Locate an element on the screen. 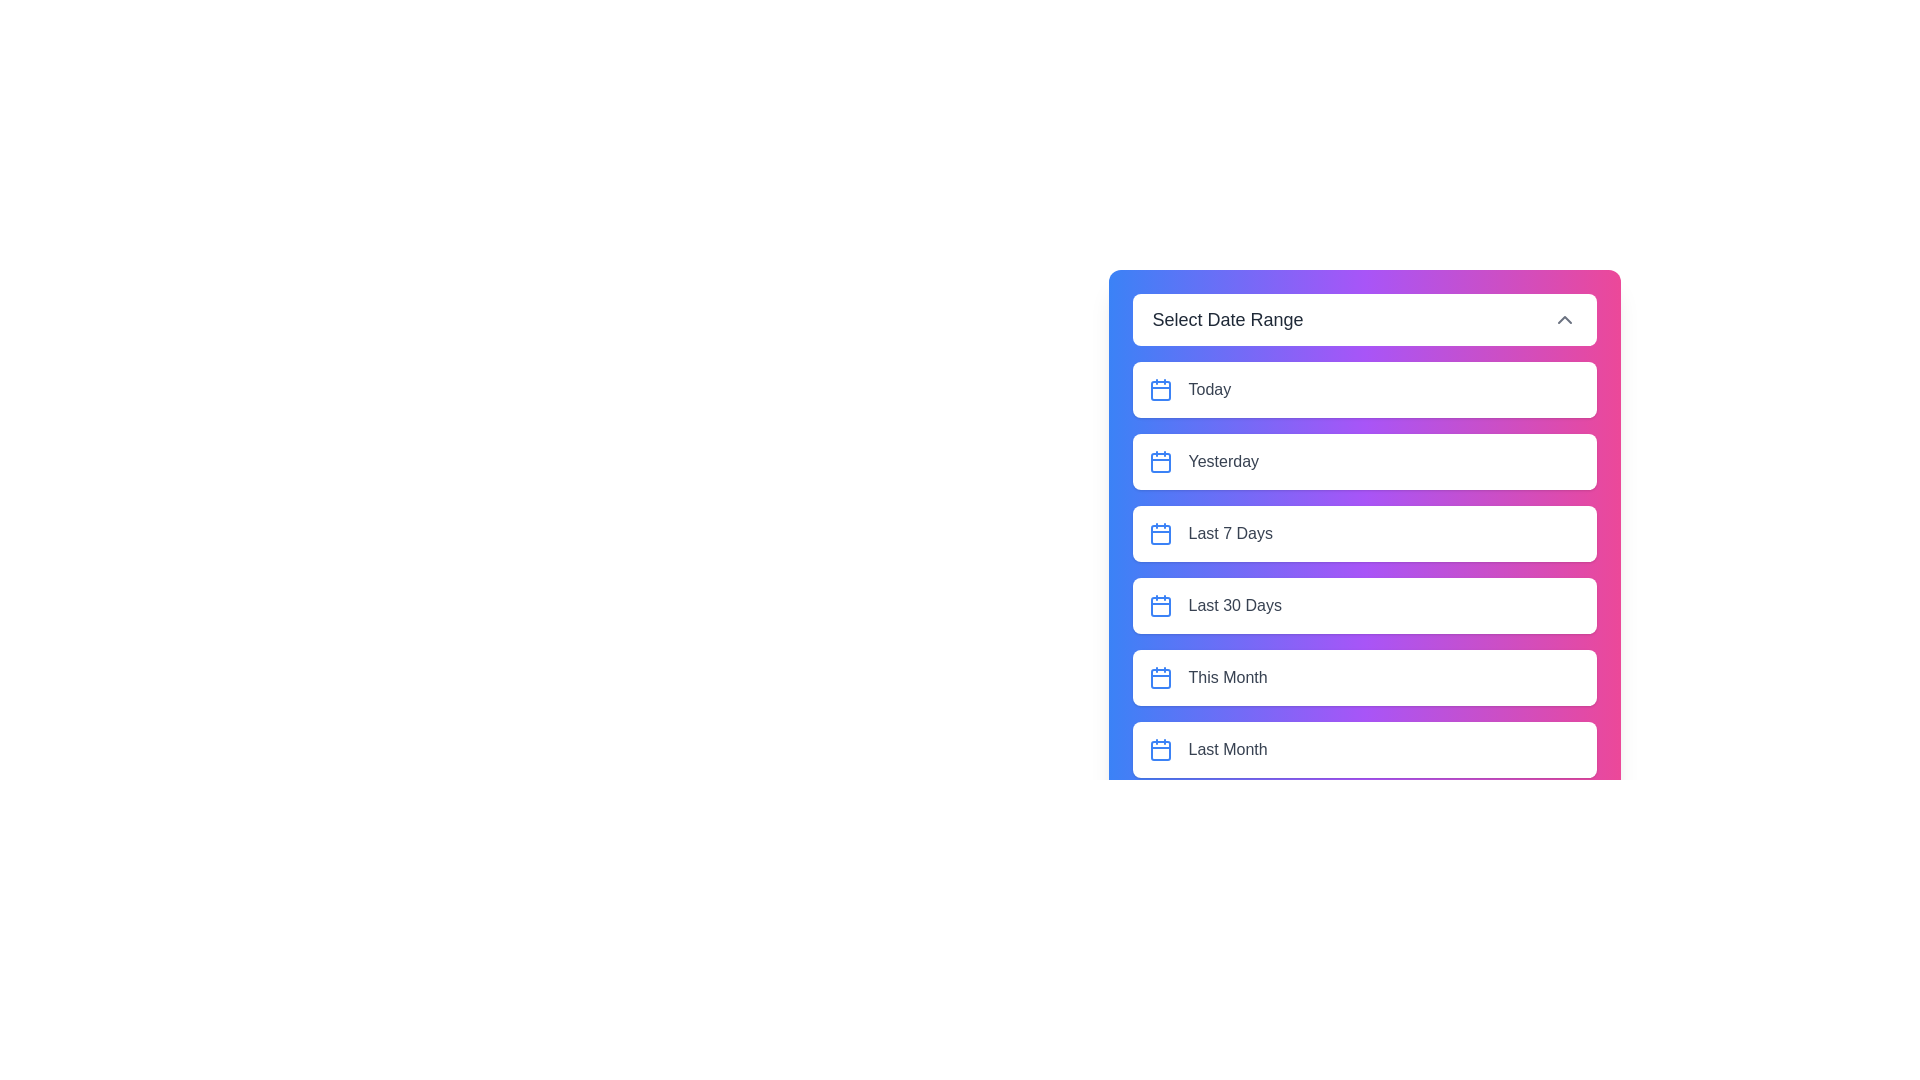  the icon next to the date range Yesterday is located at coordinates (1160, 462).